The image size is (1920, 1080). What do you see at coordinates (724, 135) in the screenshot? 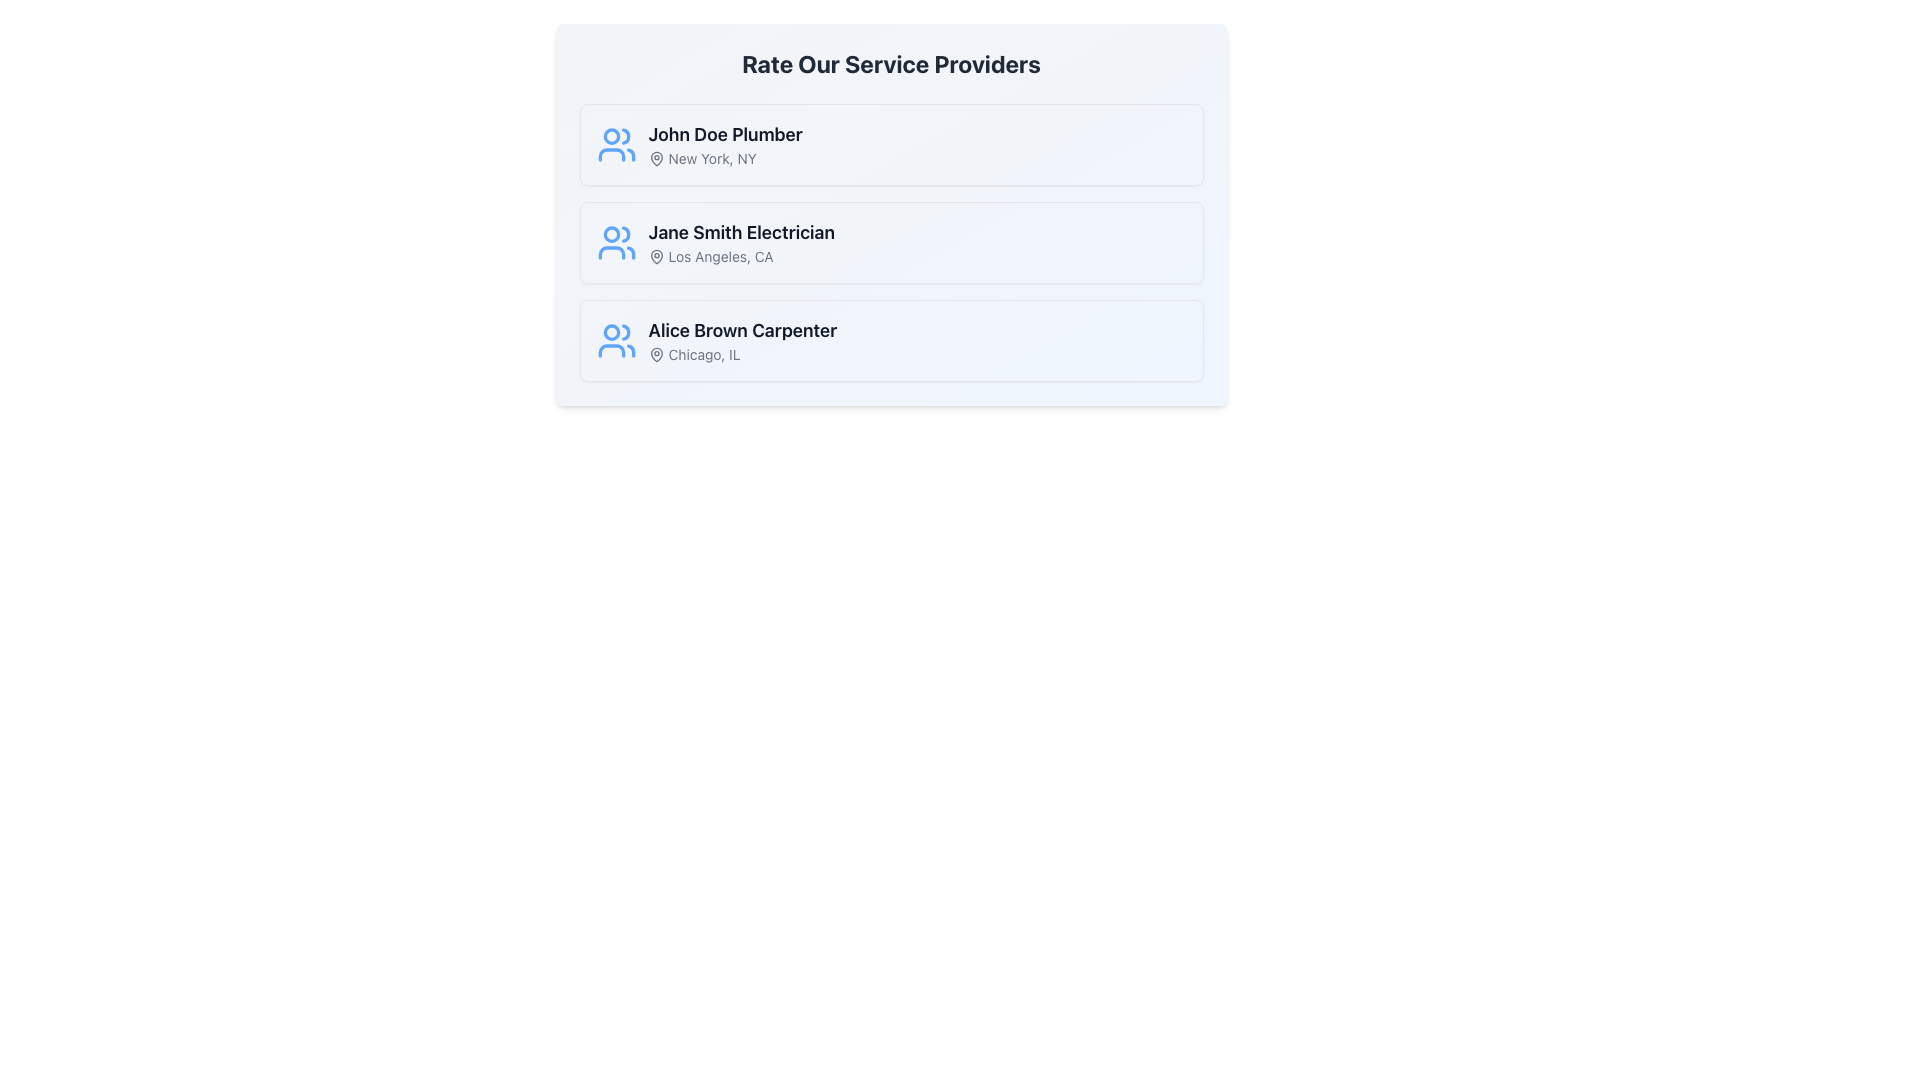
I see `the bold, large-sized text label reading 'John Doe Plumber'` at bounding box center [724, 135].